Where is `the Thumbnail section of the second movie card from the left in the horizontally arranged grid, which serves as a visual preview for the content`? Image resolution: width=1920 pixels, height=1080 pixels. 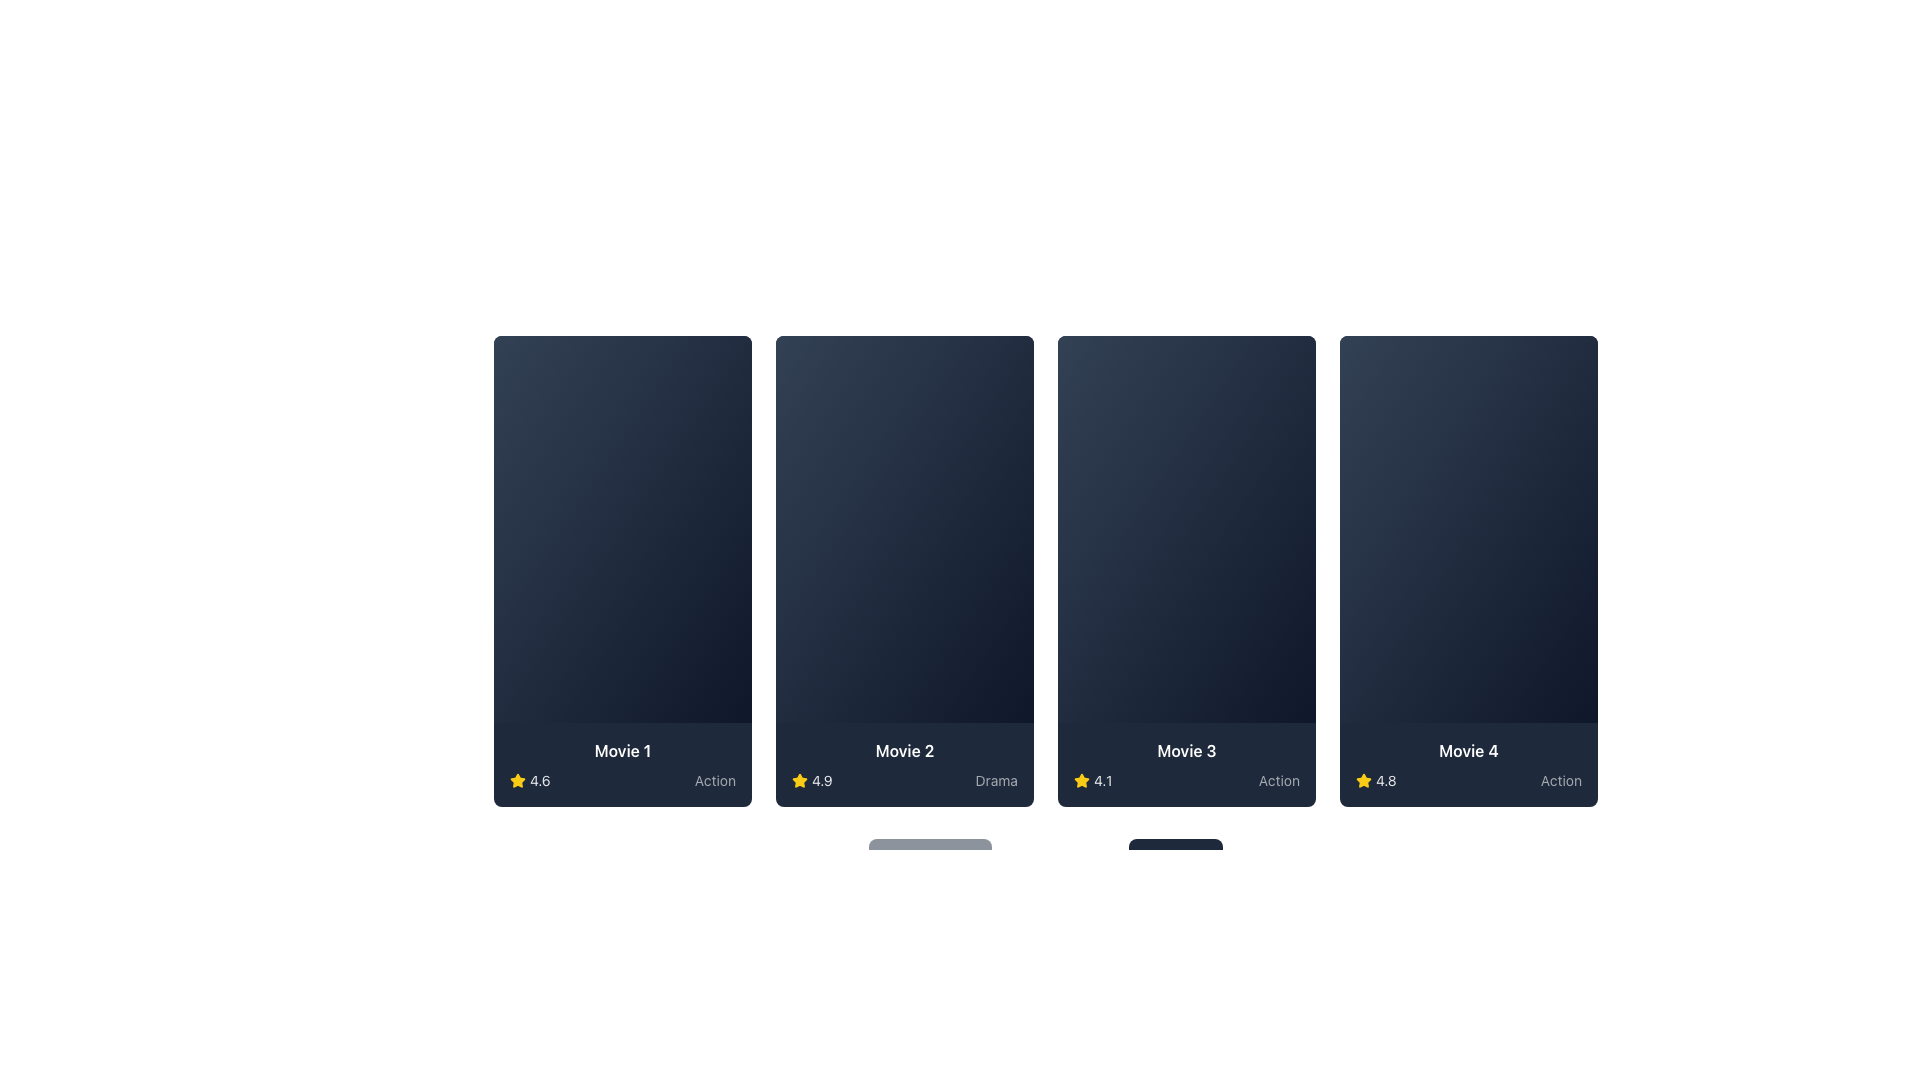 the Thumbnail section of the second movie card from the left in the horizontally arranged grid, which serves as a visual preview for the content is located at coordinates (904, 528).